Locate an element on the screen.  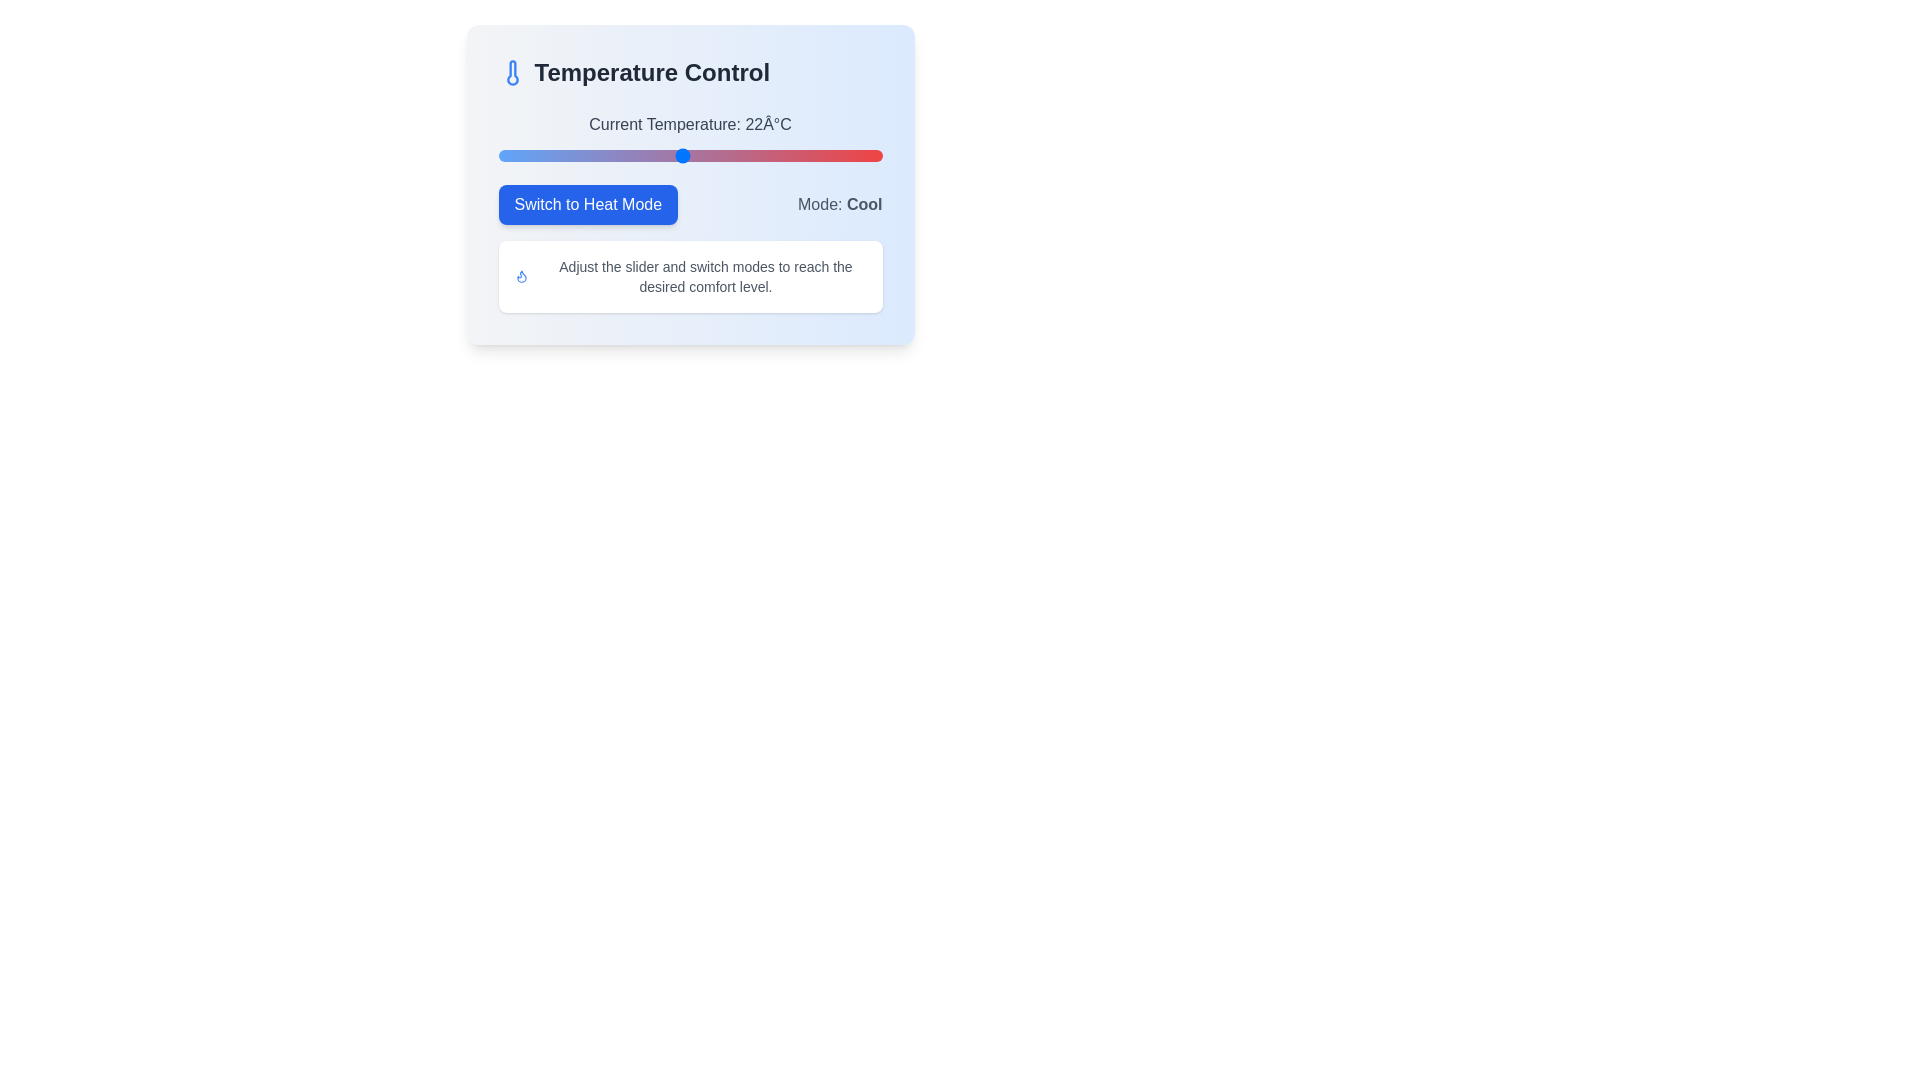
the temperature slider to set the value to 17°C is located at coordinates (604, 154).